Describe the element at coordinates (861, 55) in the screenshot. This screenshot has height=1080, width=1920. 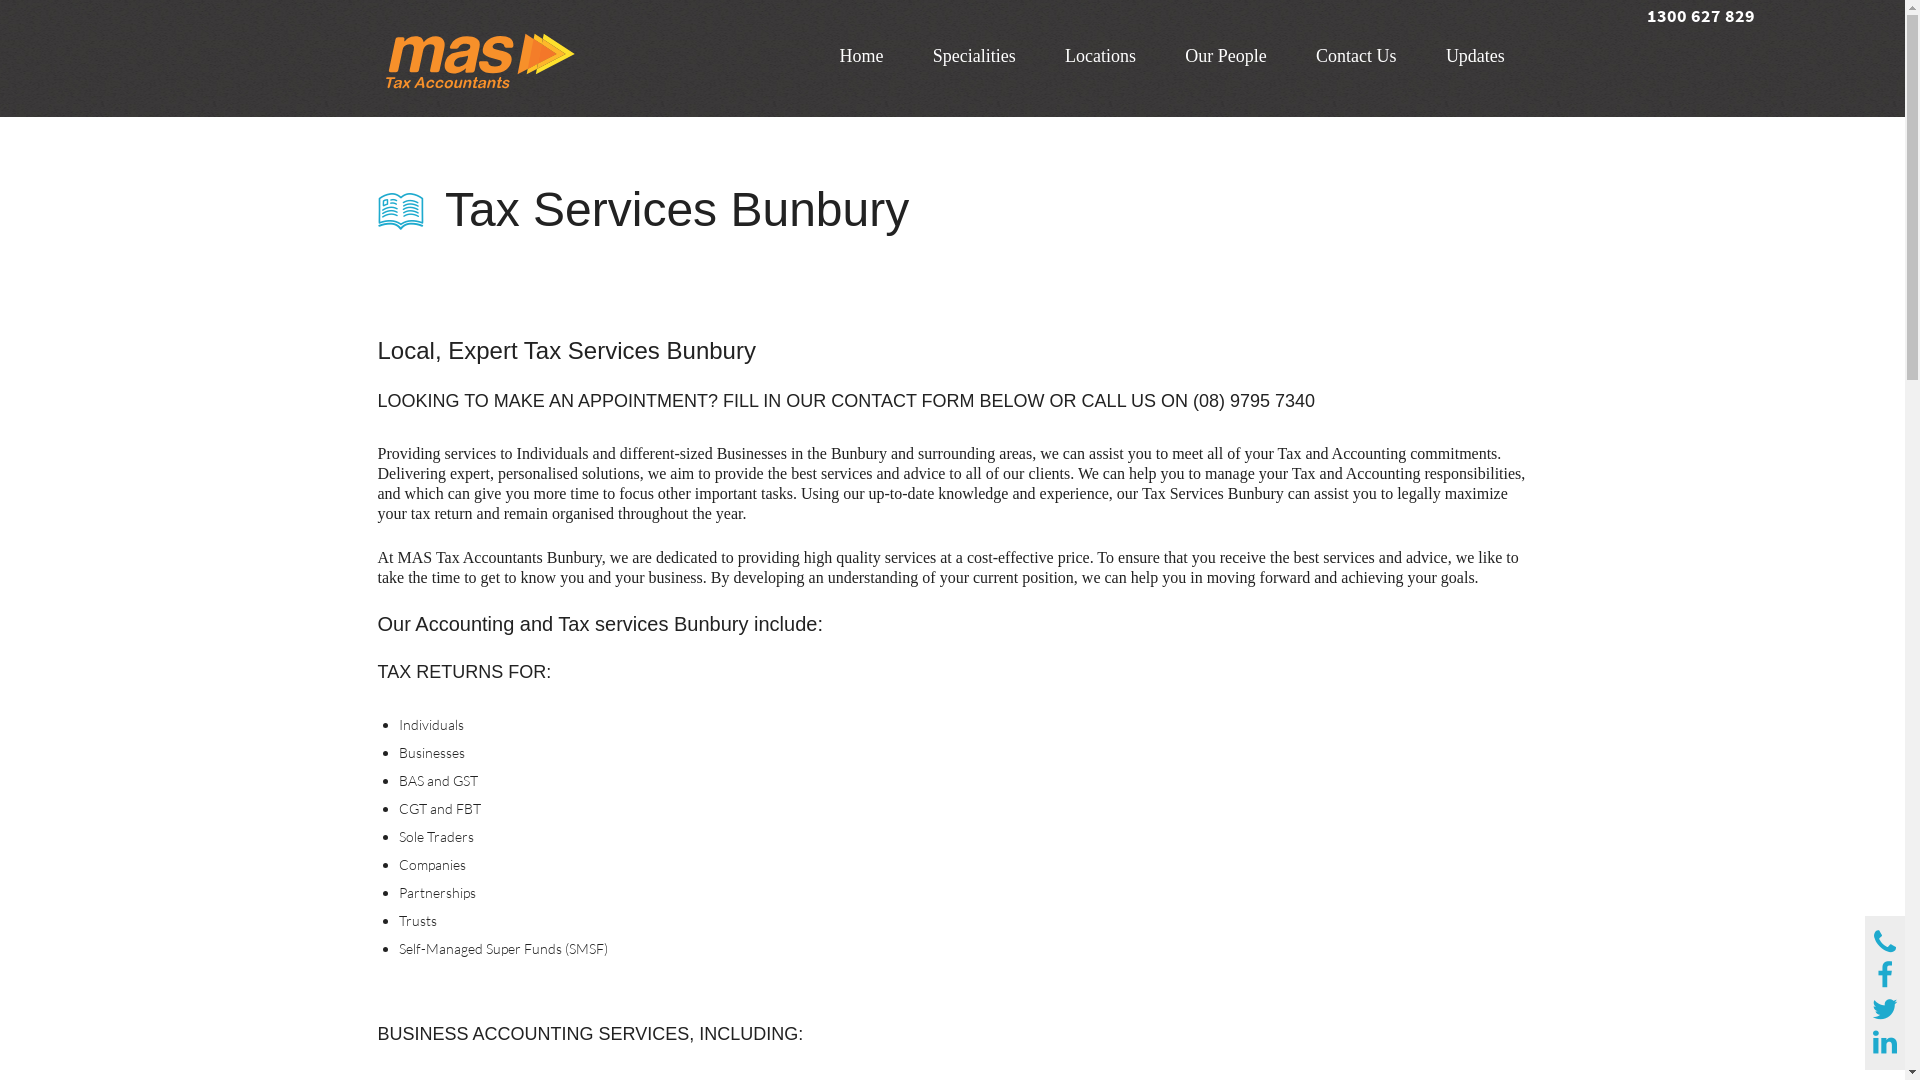
I see `'Home'` at that location.